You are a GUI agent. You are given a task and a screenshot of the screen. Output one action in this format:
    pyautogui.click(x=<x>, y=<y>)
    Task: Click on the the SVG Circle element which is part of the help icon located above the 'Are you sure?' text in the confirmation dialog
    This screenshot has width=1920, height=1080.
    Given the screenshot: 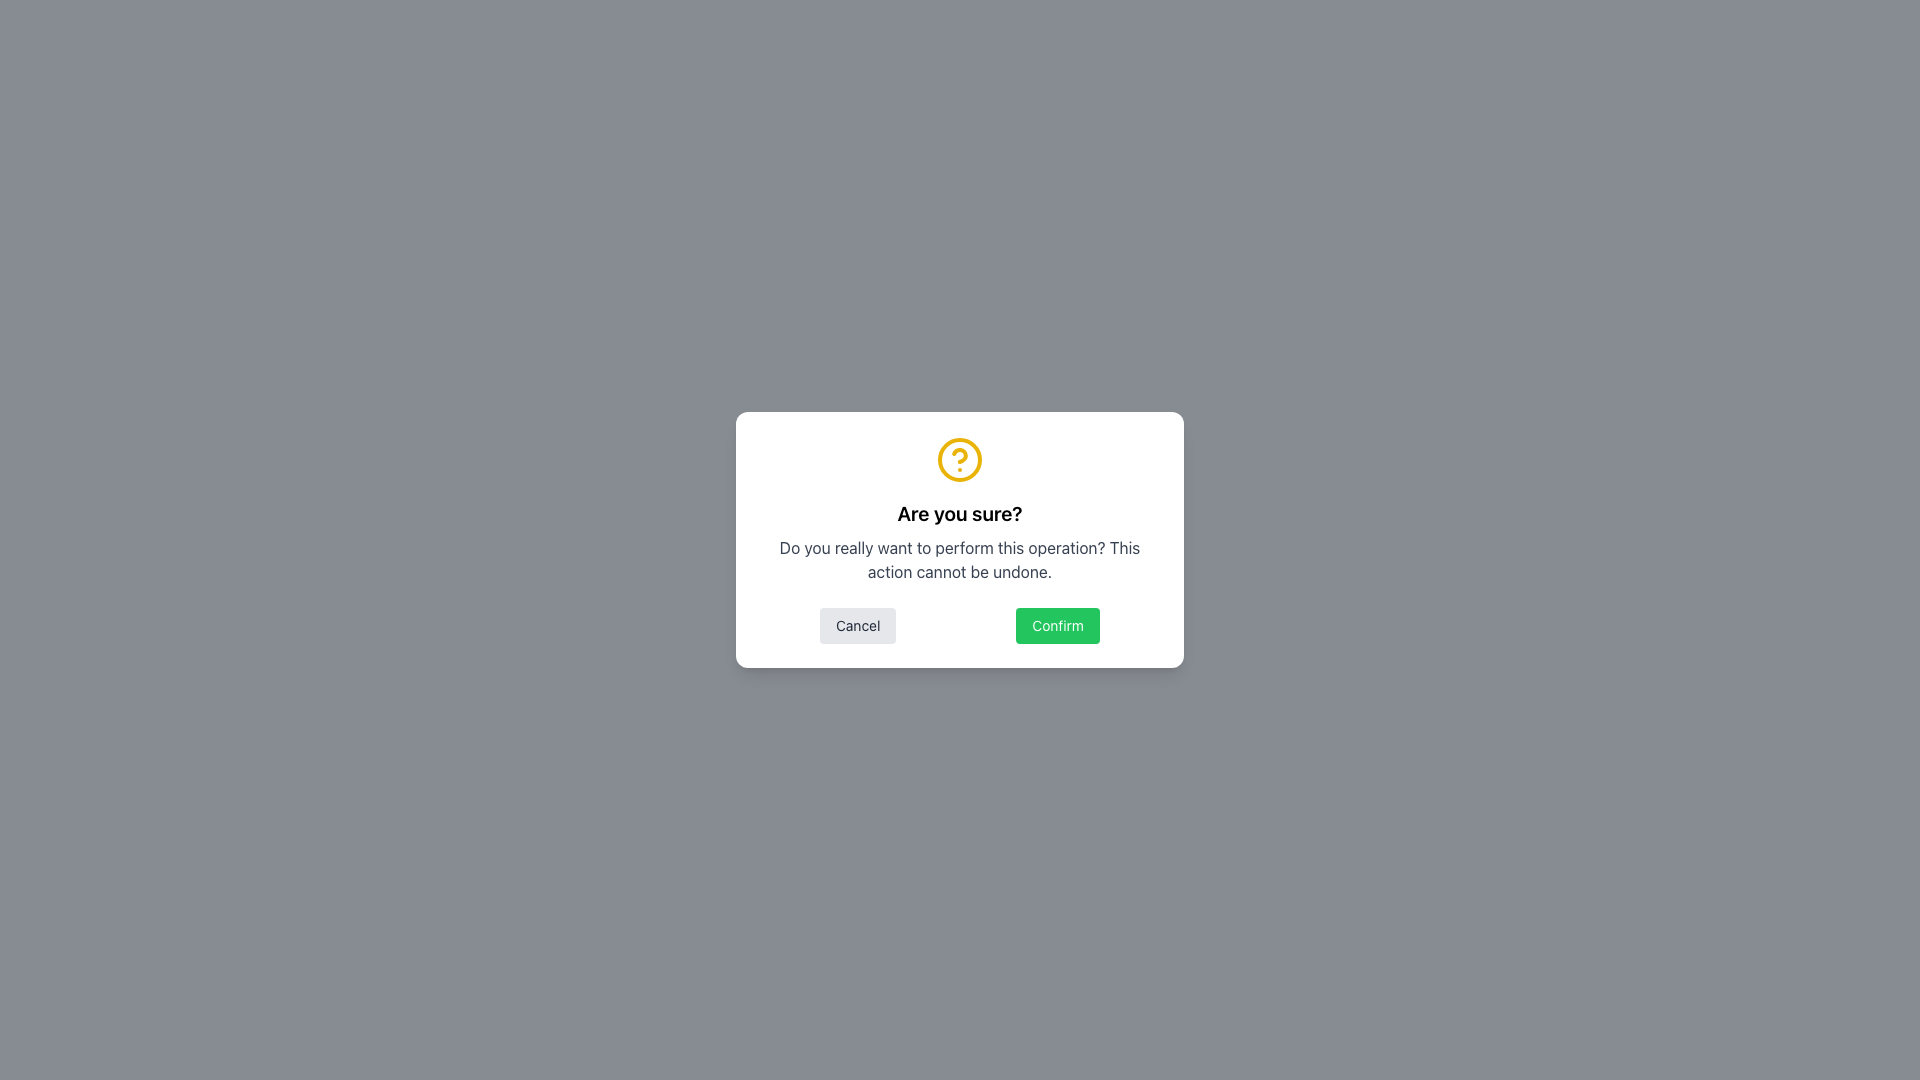 What is the action you would take?
    pyautogui.click(x=960, y=459)
    